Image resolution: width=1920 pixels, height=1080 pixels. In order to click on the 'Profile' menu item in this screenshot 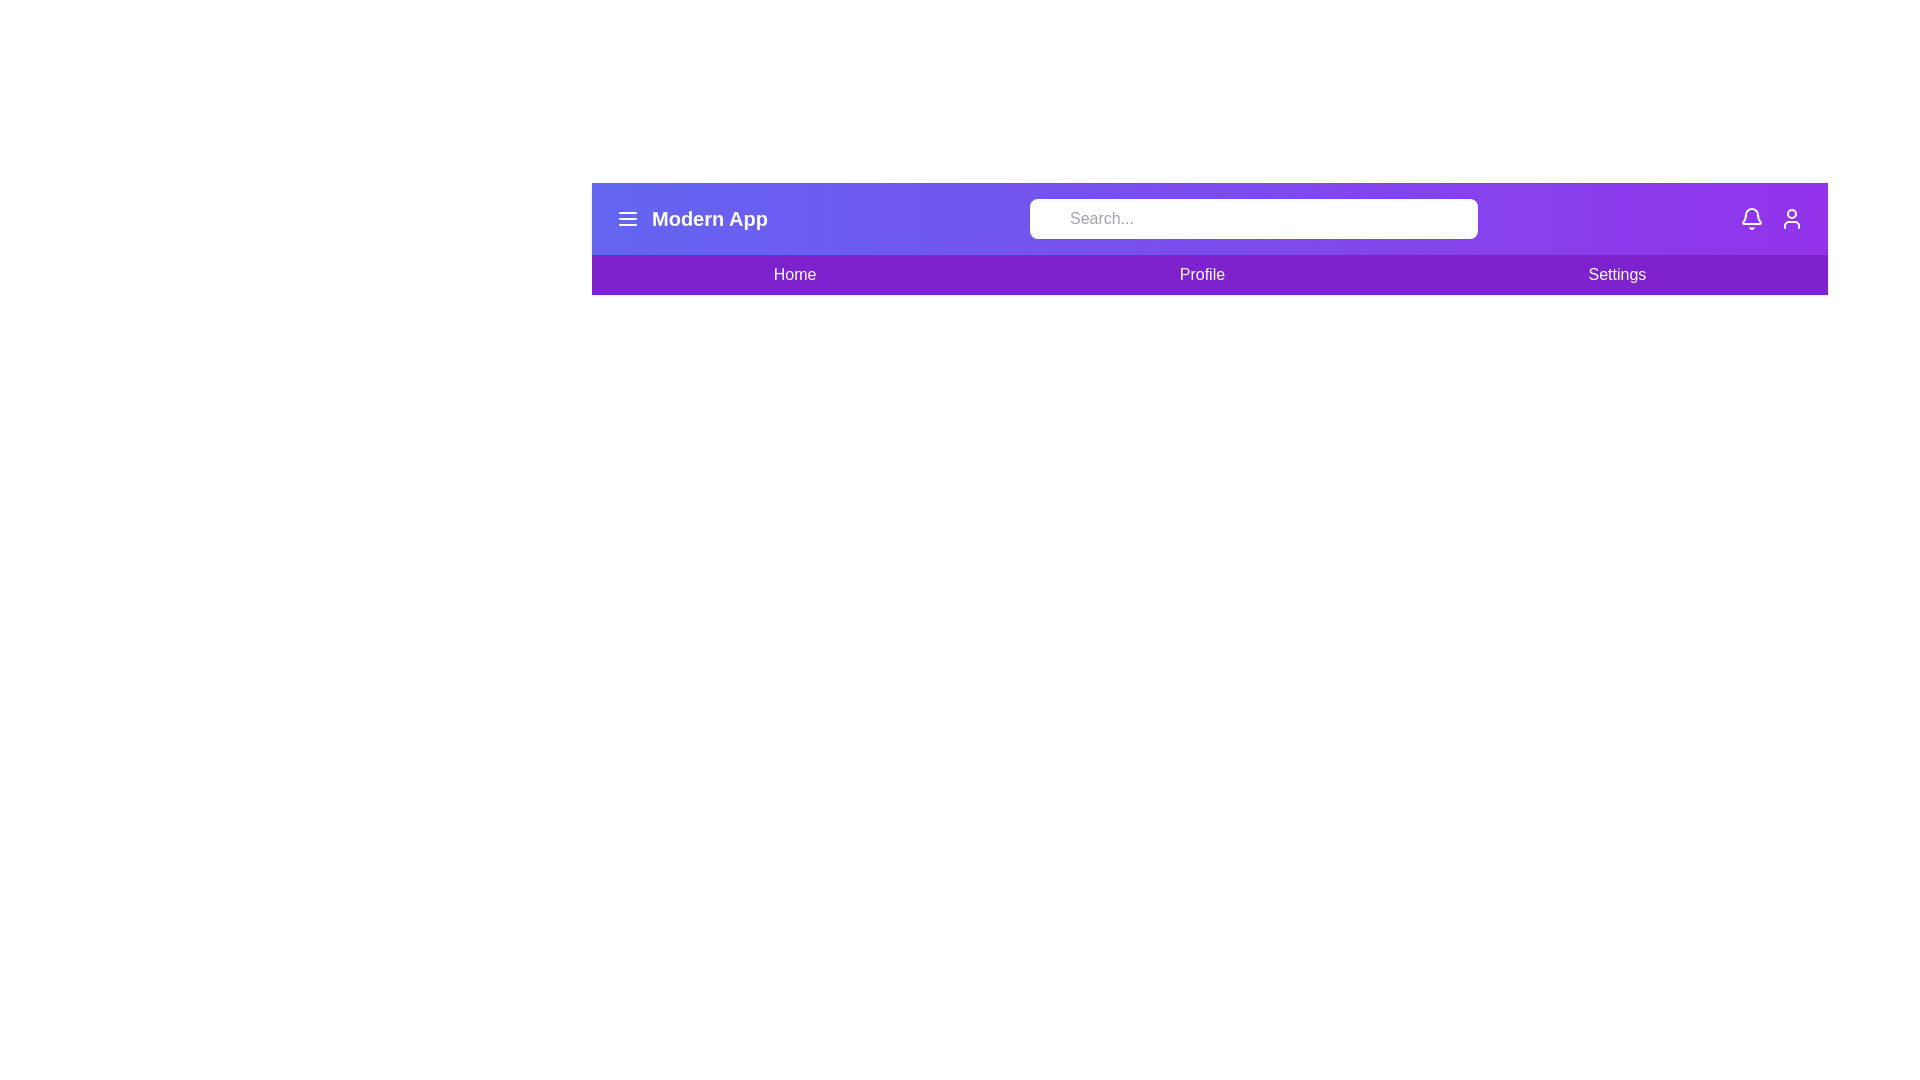, I will do `click(1201, 274)`.